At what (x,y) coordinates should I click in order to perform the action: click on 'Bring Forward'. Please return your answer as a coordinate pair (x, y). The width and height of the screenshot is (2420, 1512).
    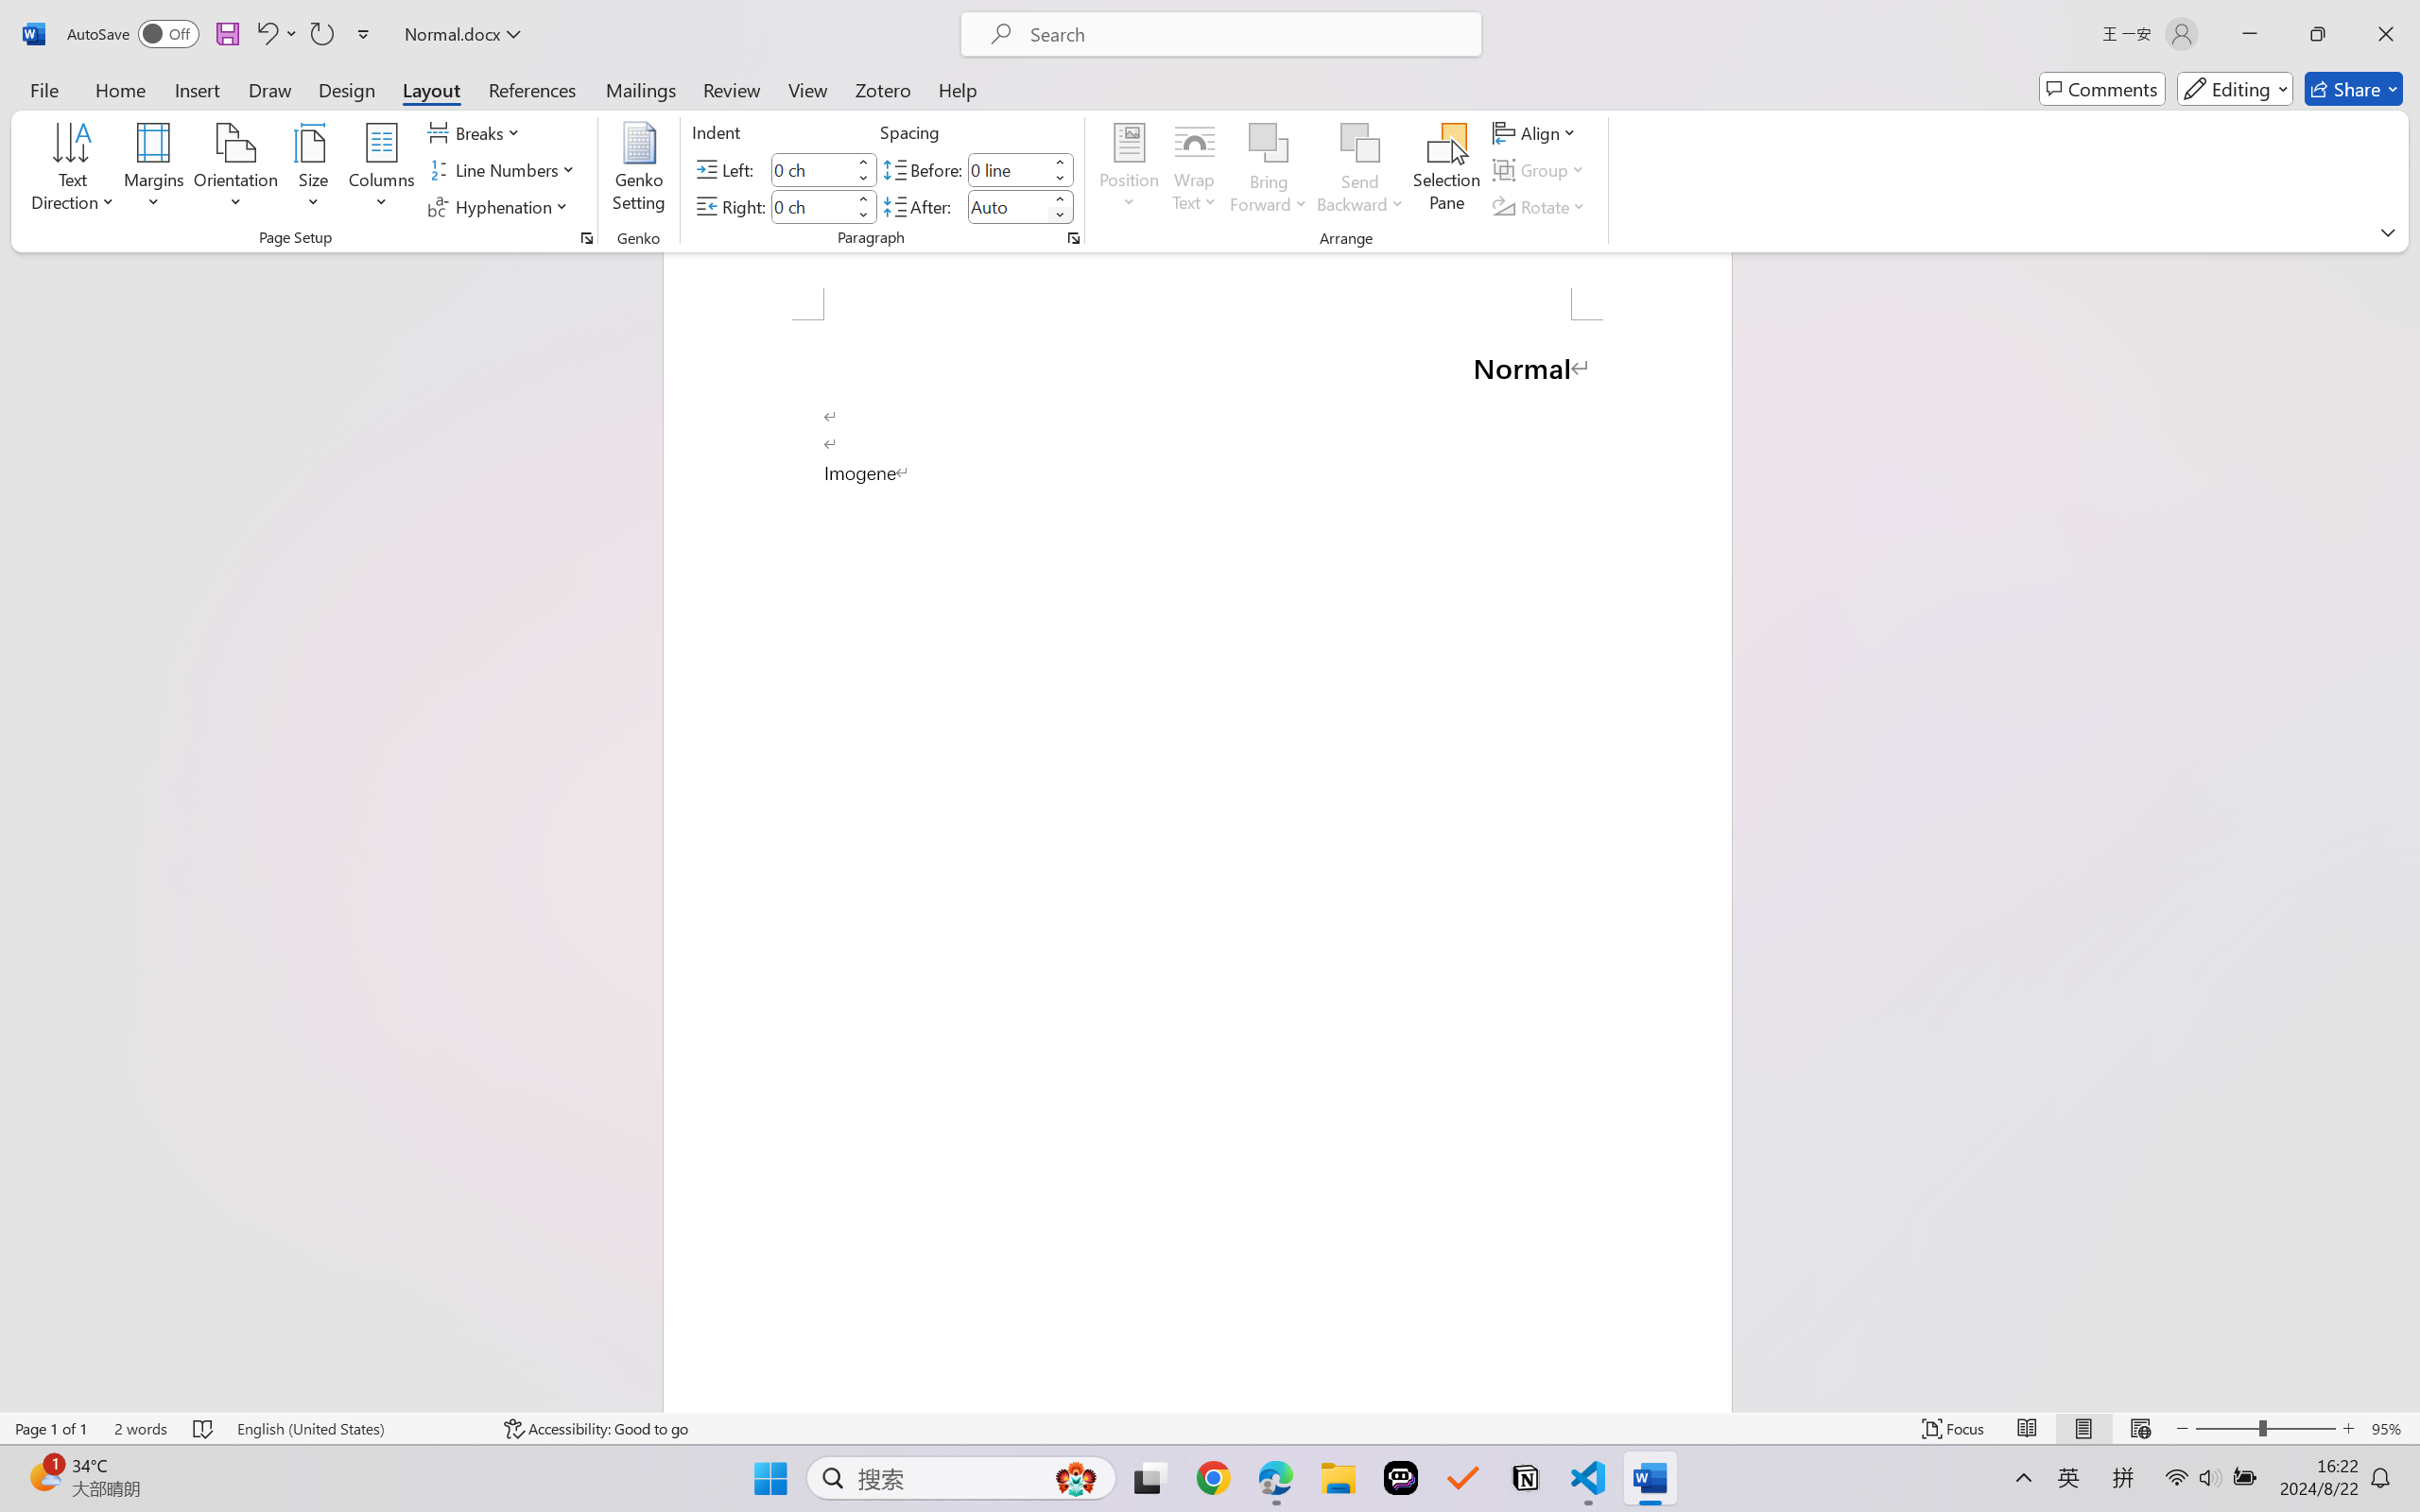
    Looking at the image, I should click on (1269, 143).